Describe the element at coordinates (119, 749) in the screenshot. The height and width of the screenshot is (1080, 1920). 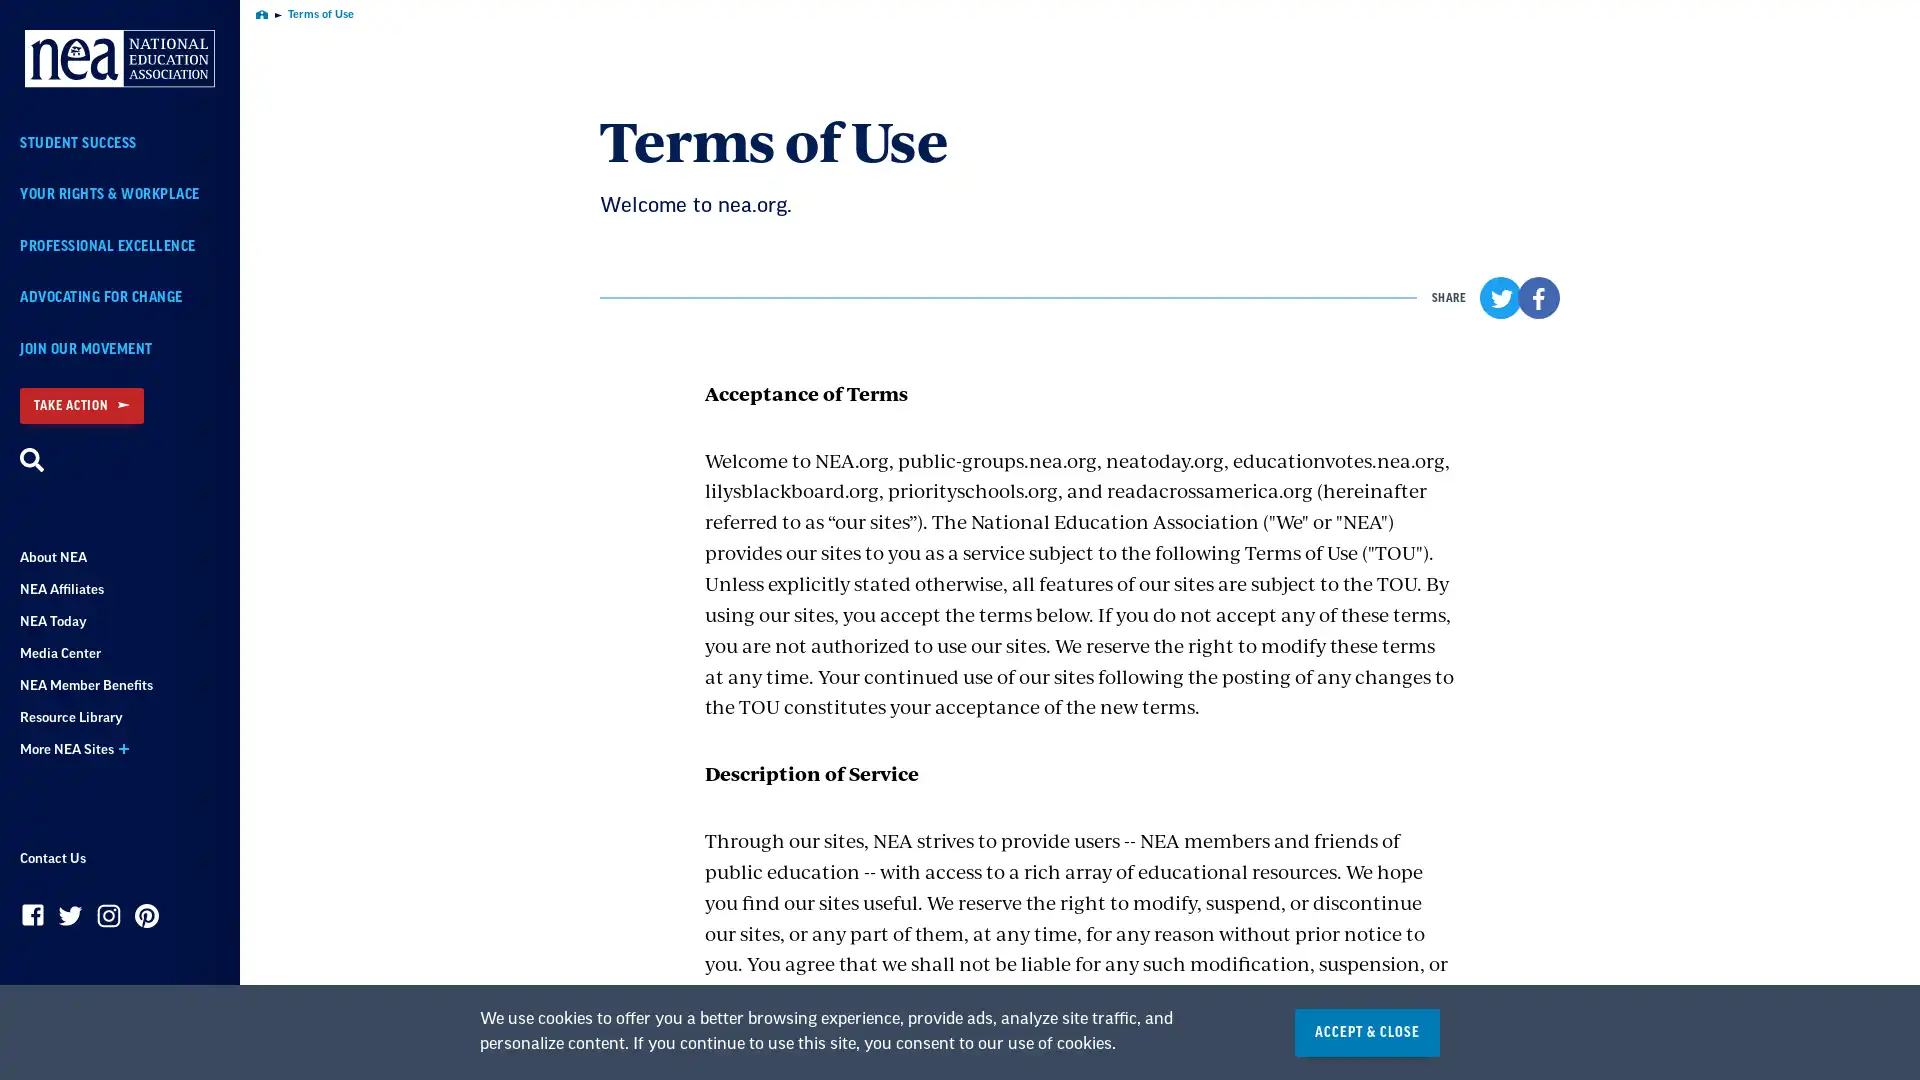
I see `More NEA Sites` at that location.